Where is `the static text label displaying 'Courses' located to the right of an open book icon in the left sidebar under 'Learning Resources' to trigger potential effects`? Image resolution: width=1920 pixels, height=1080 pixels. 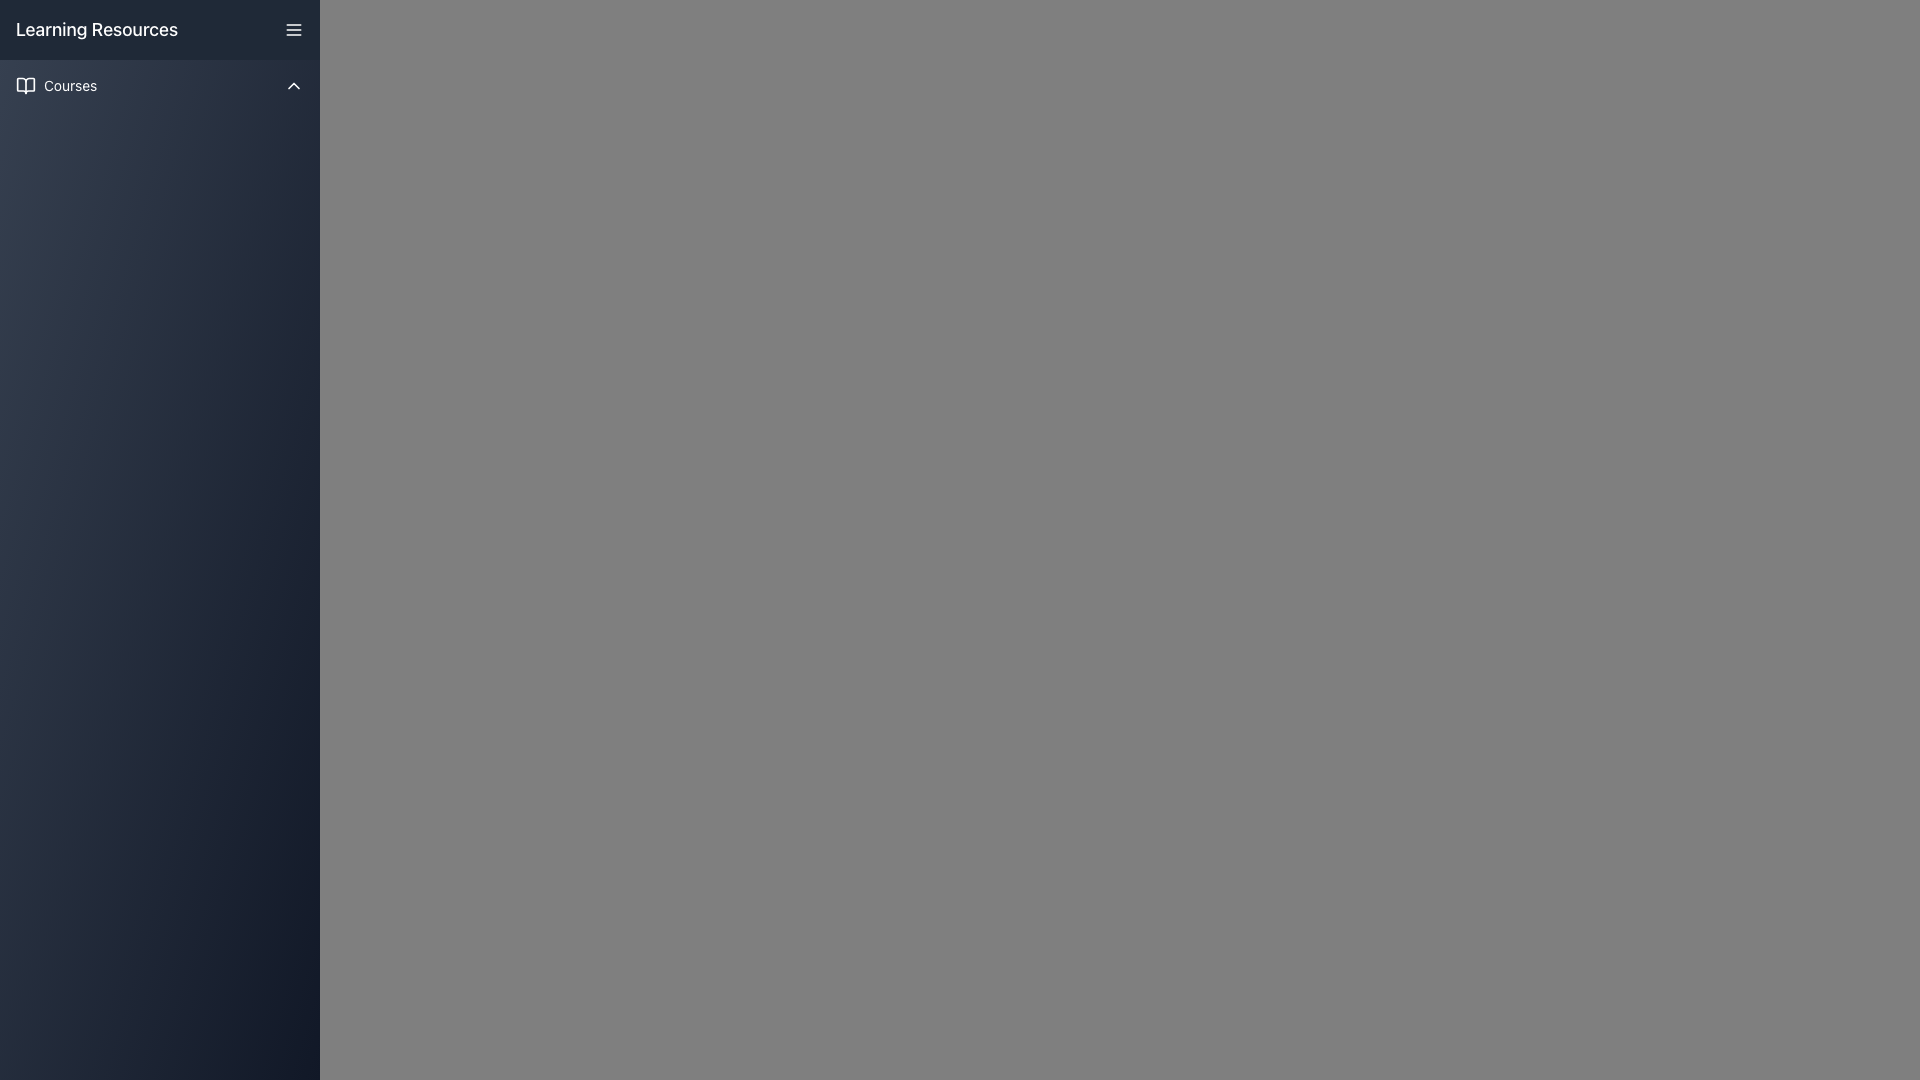 the static text label displaying 'Courses' located to the right of an open book icon in the left sidebar under 'Learning Resources' to trigger potential effects is located at coordinates (70, 84).